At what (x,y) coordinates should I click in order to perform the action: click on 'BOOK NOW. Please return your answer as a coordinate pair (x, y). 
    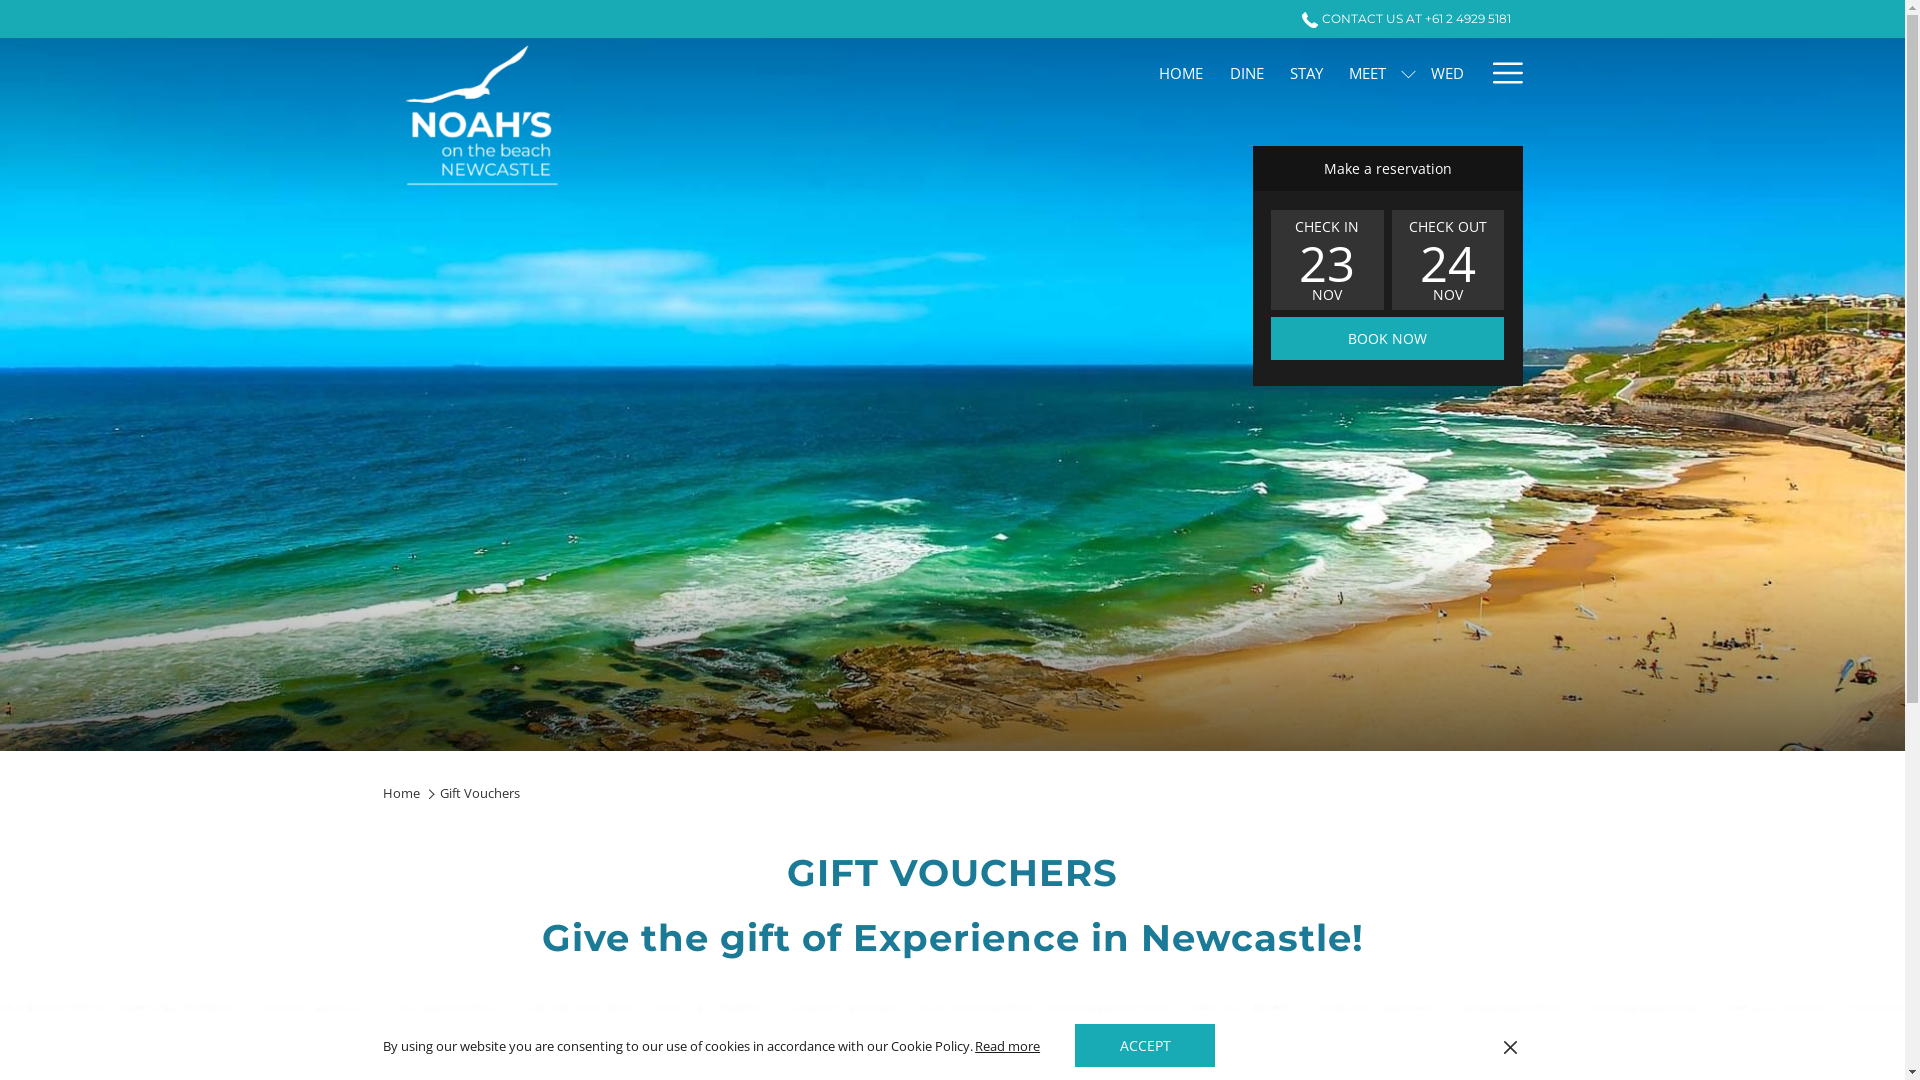
    Looking at the image, I should click on (1386, 337).